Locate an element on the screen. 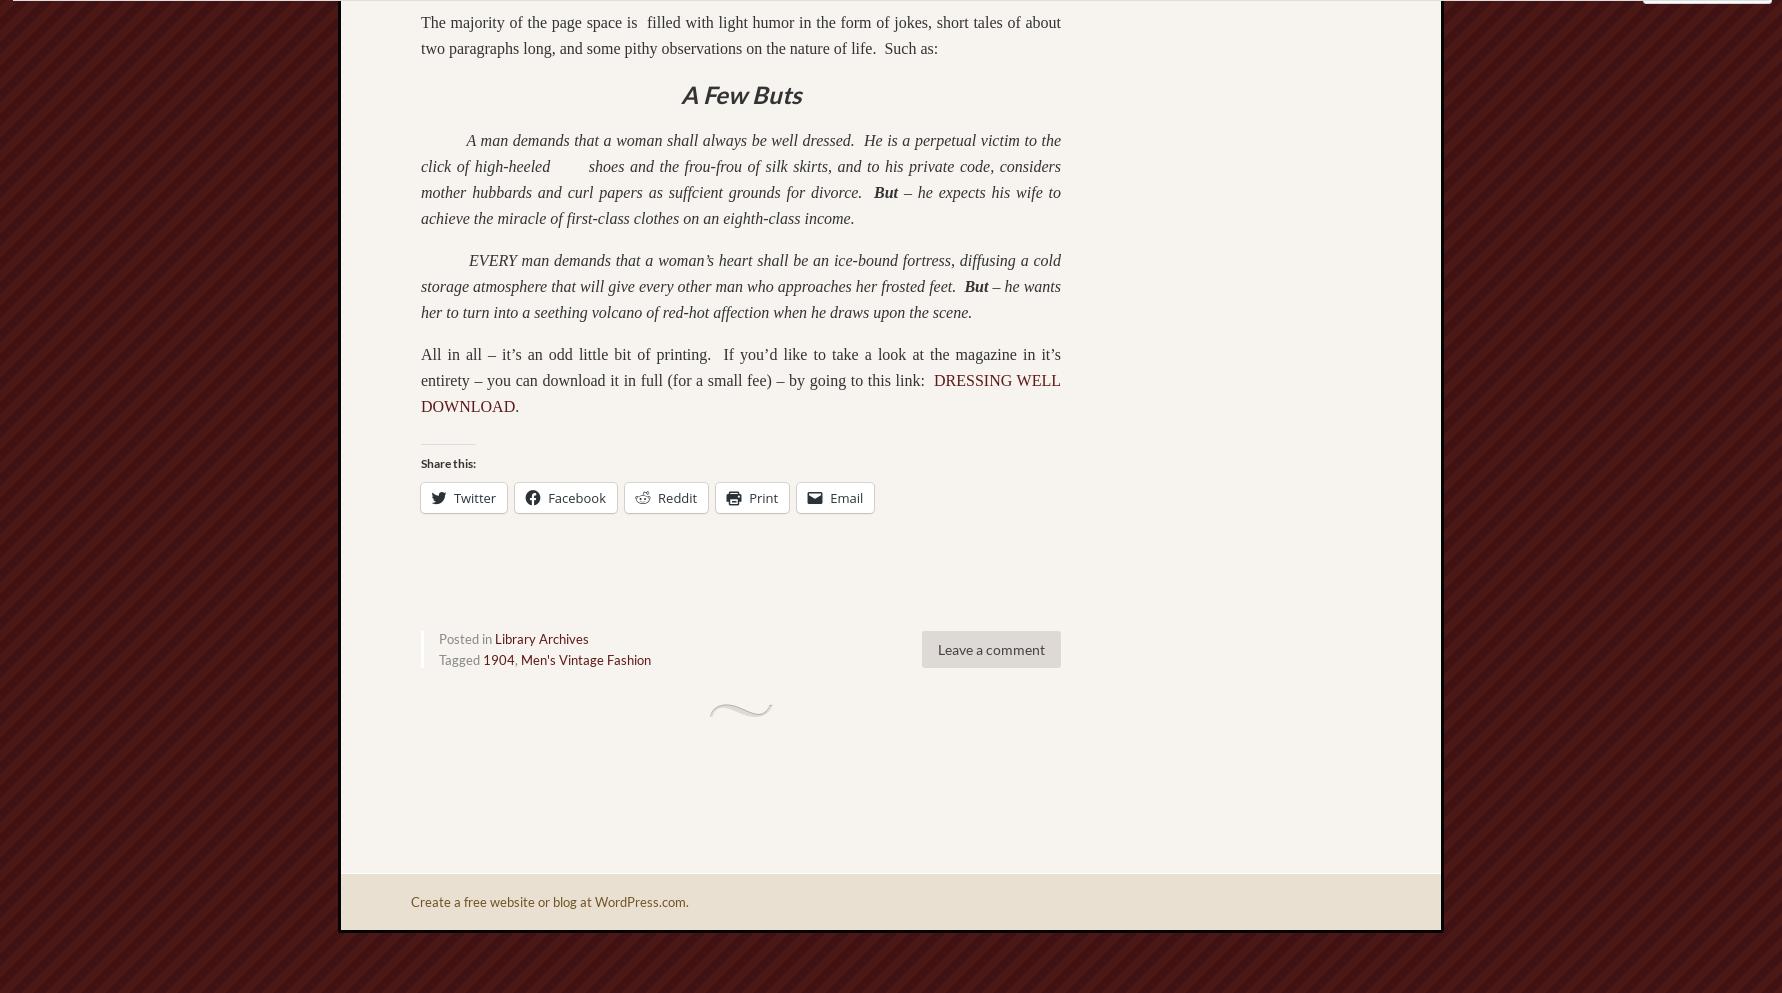  'Email' is located at coordinates (845, 495).